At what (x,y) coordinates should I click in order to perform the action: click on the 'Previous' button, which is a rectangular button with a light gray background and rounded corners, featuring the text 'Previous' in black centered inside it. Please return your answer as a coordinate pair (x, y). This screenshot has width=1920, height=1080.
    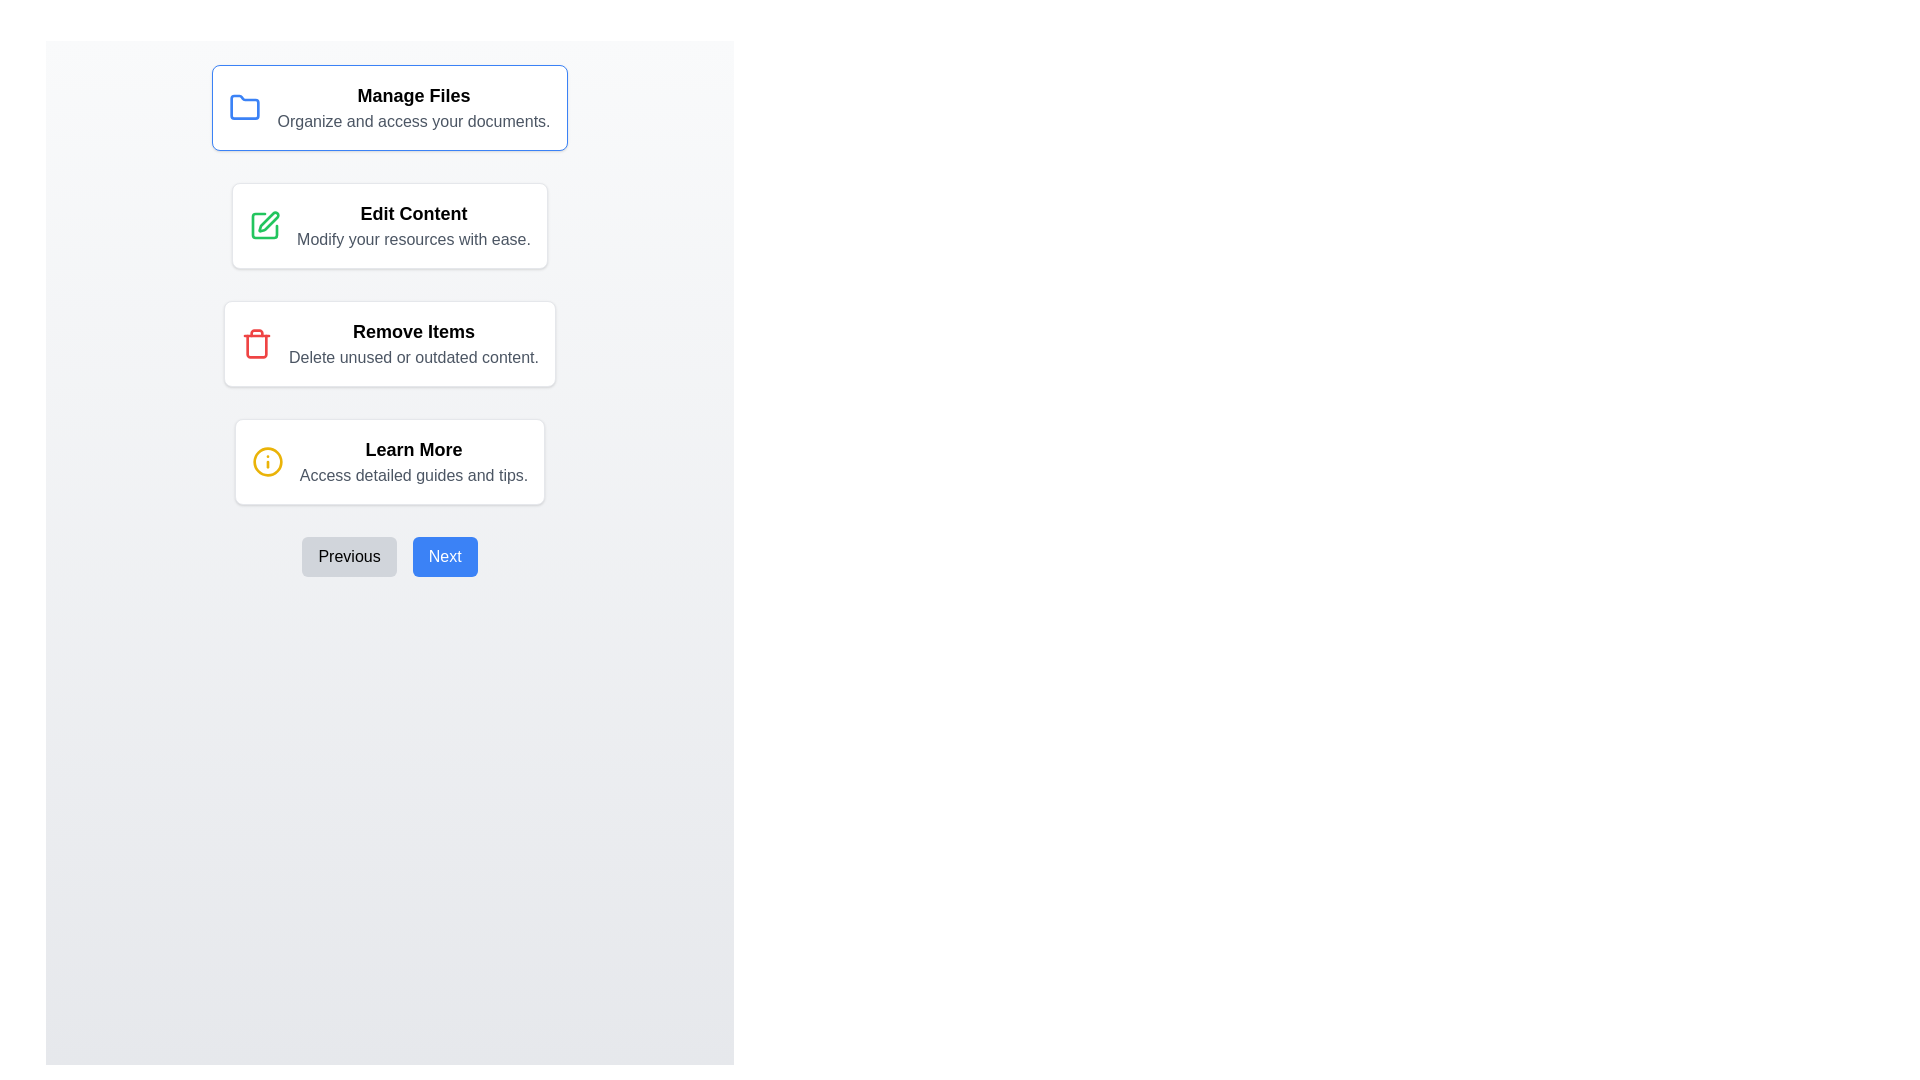
    Looking at the image, I should click on (349, 556).